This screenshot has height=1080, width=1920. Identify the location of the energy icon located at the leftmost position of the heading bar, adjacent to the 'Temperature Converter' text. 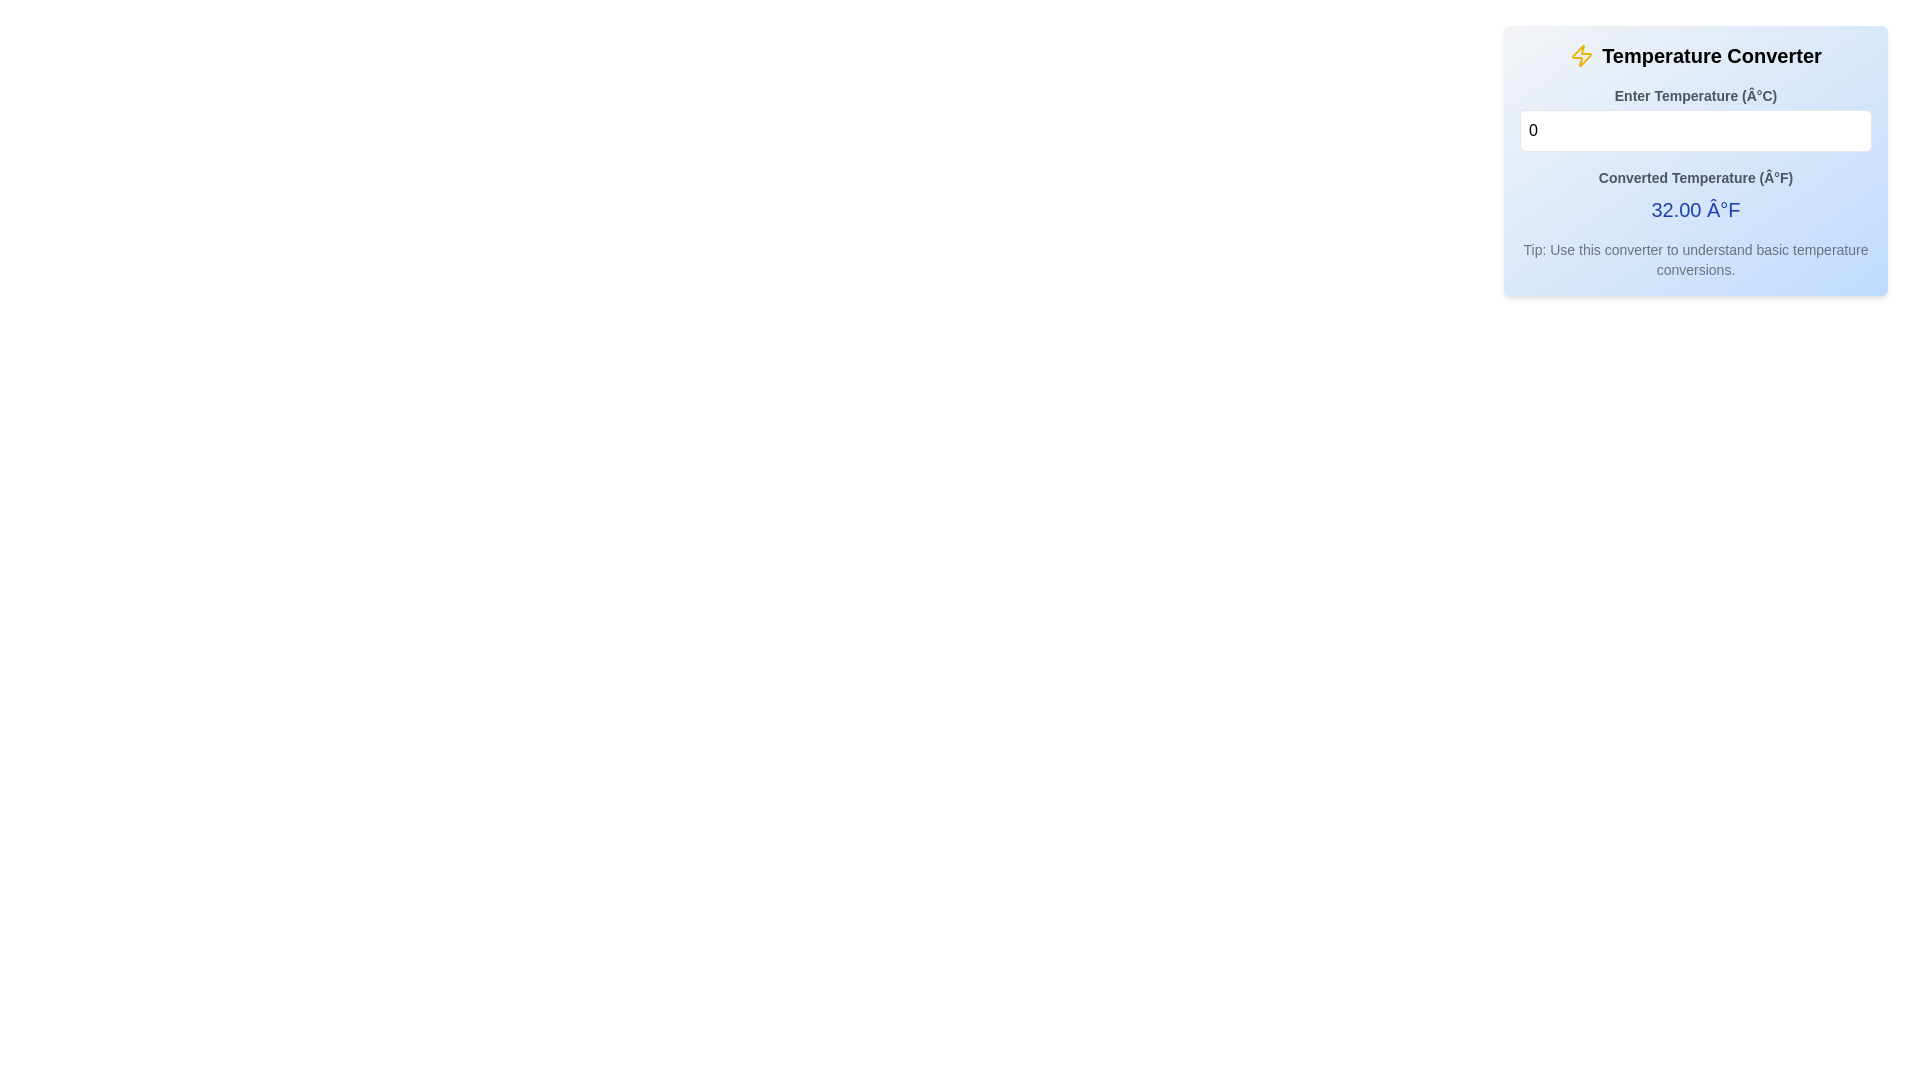
(1581, 55).